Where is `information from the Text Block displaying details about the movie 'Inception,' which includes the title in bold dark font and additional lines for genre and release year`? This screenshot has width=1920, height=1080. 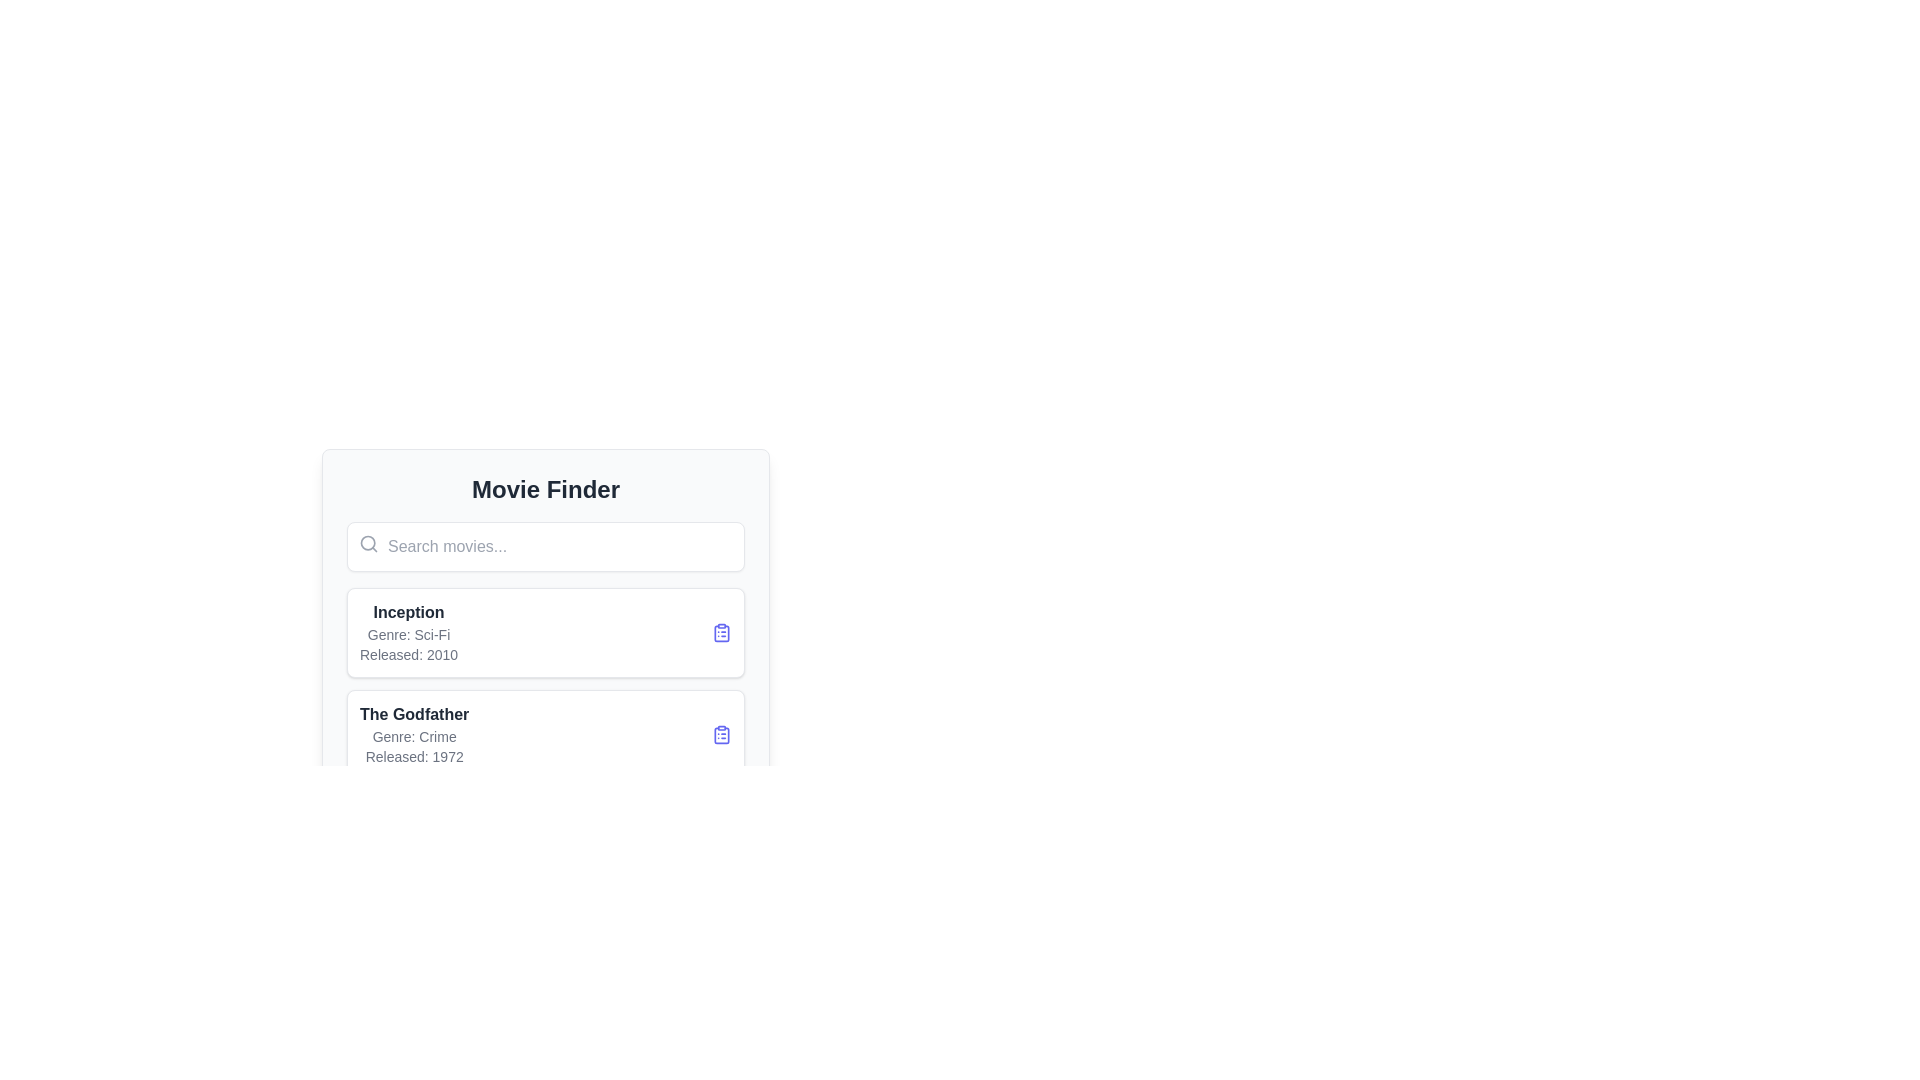 information from the Text Block displaying details about the movie 'Inception,' which includes the title in bold dark font and additional lines for genre and release year is located at coordinates (407, 632).